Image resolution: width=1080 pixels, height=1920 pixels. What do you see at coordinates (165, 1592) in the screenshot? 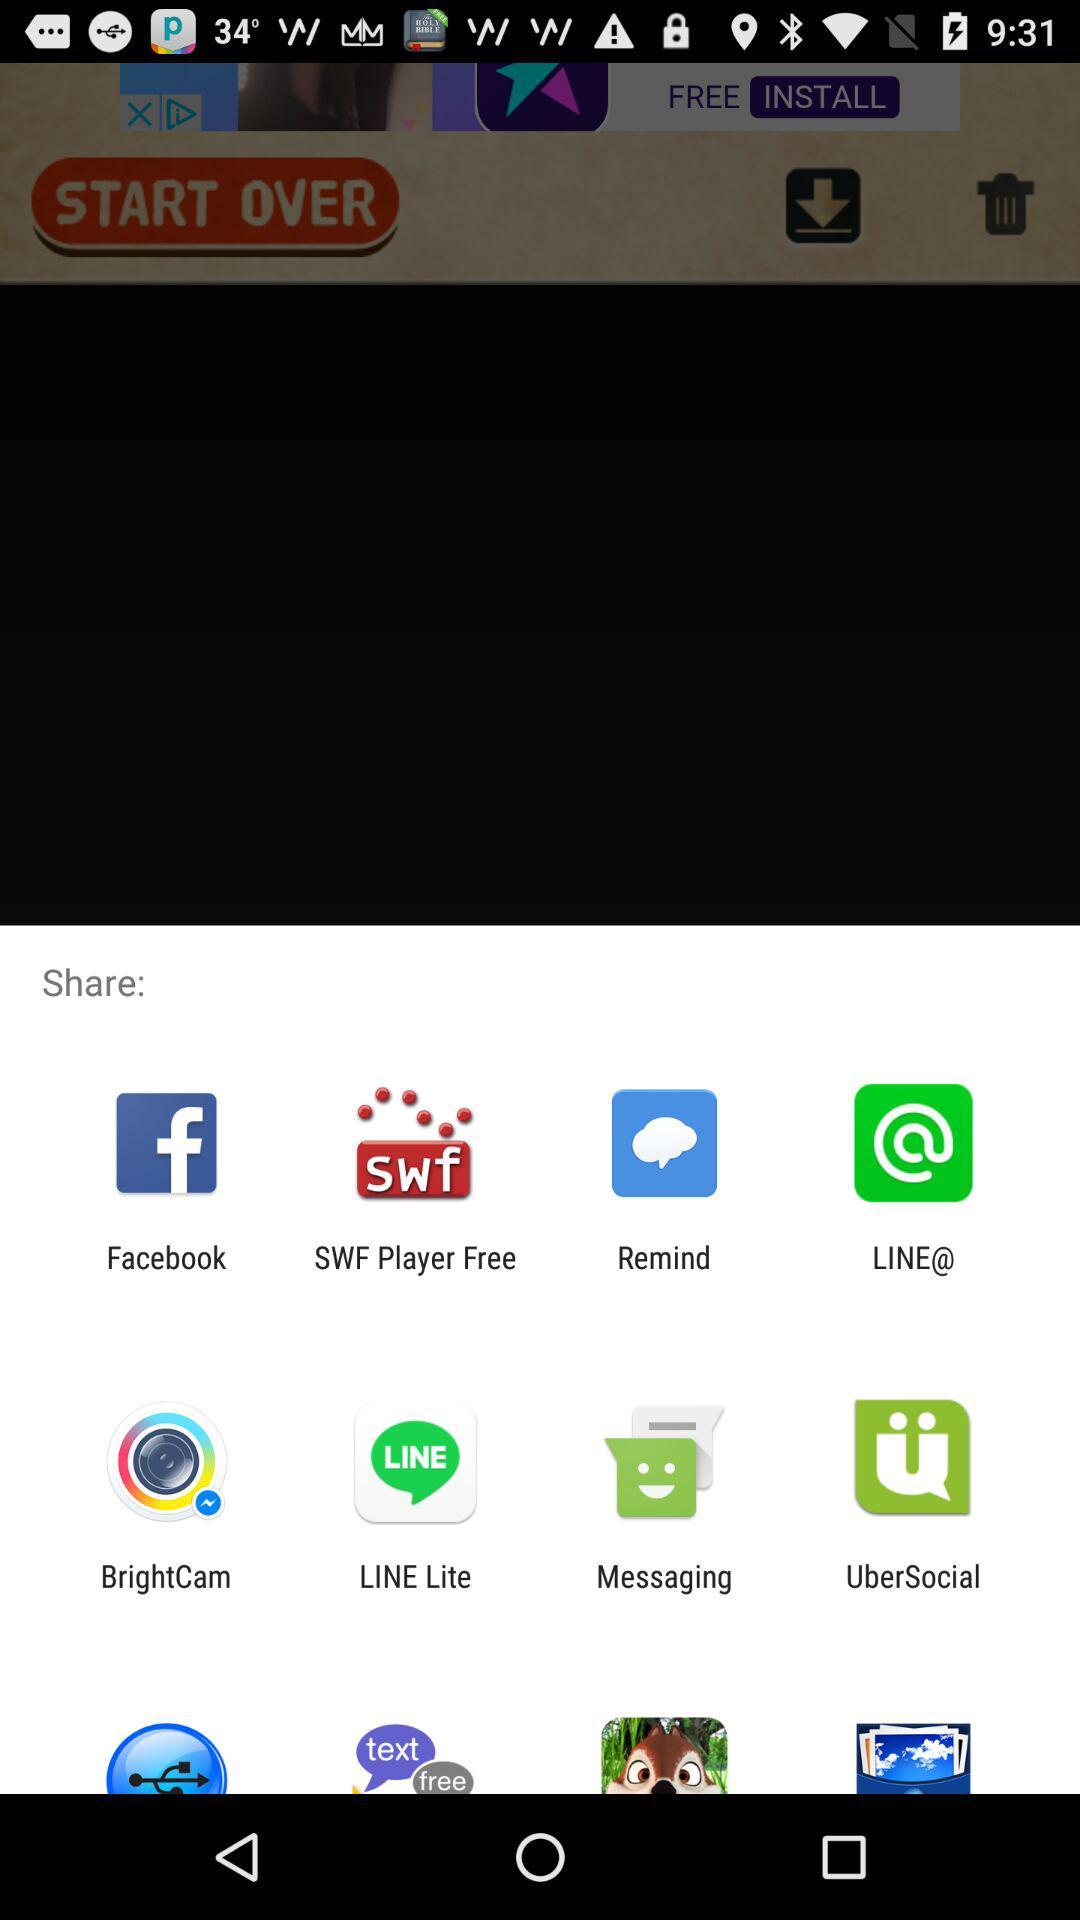
I see `the brightcam app` at bounding box center [165, 1592].